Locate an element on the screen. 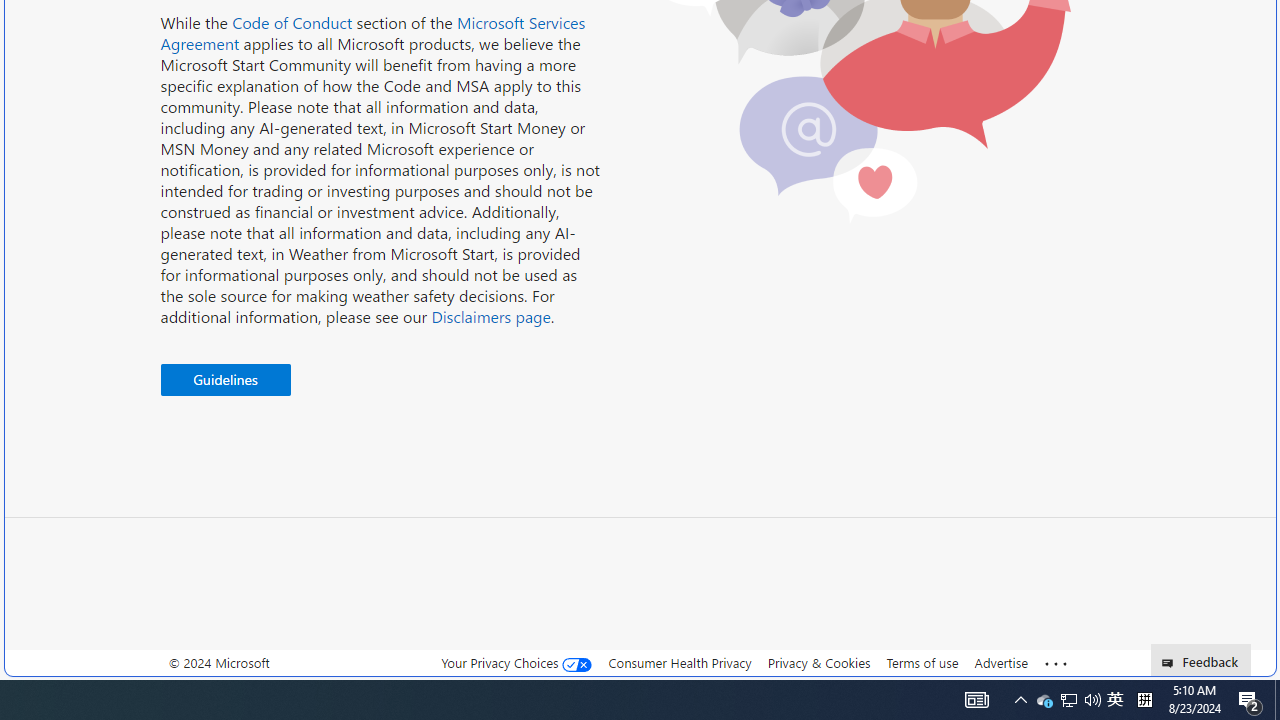 This screenshot has width=1280, height=720. 'Consumer Health Privacy' is located at coordinates (680, 663).